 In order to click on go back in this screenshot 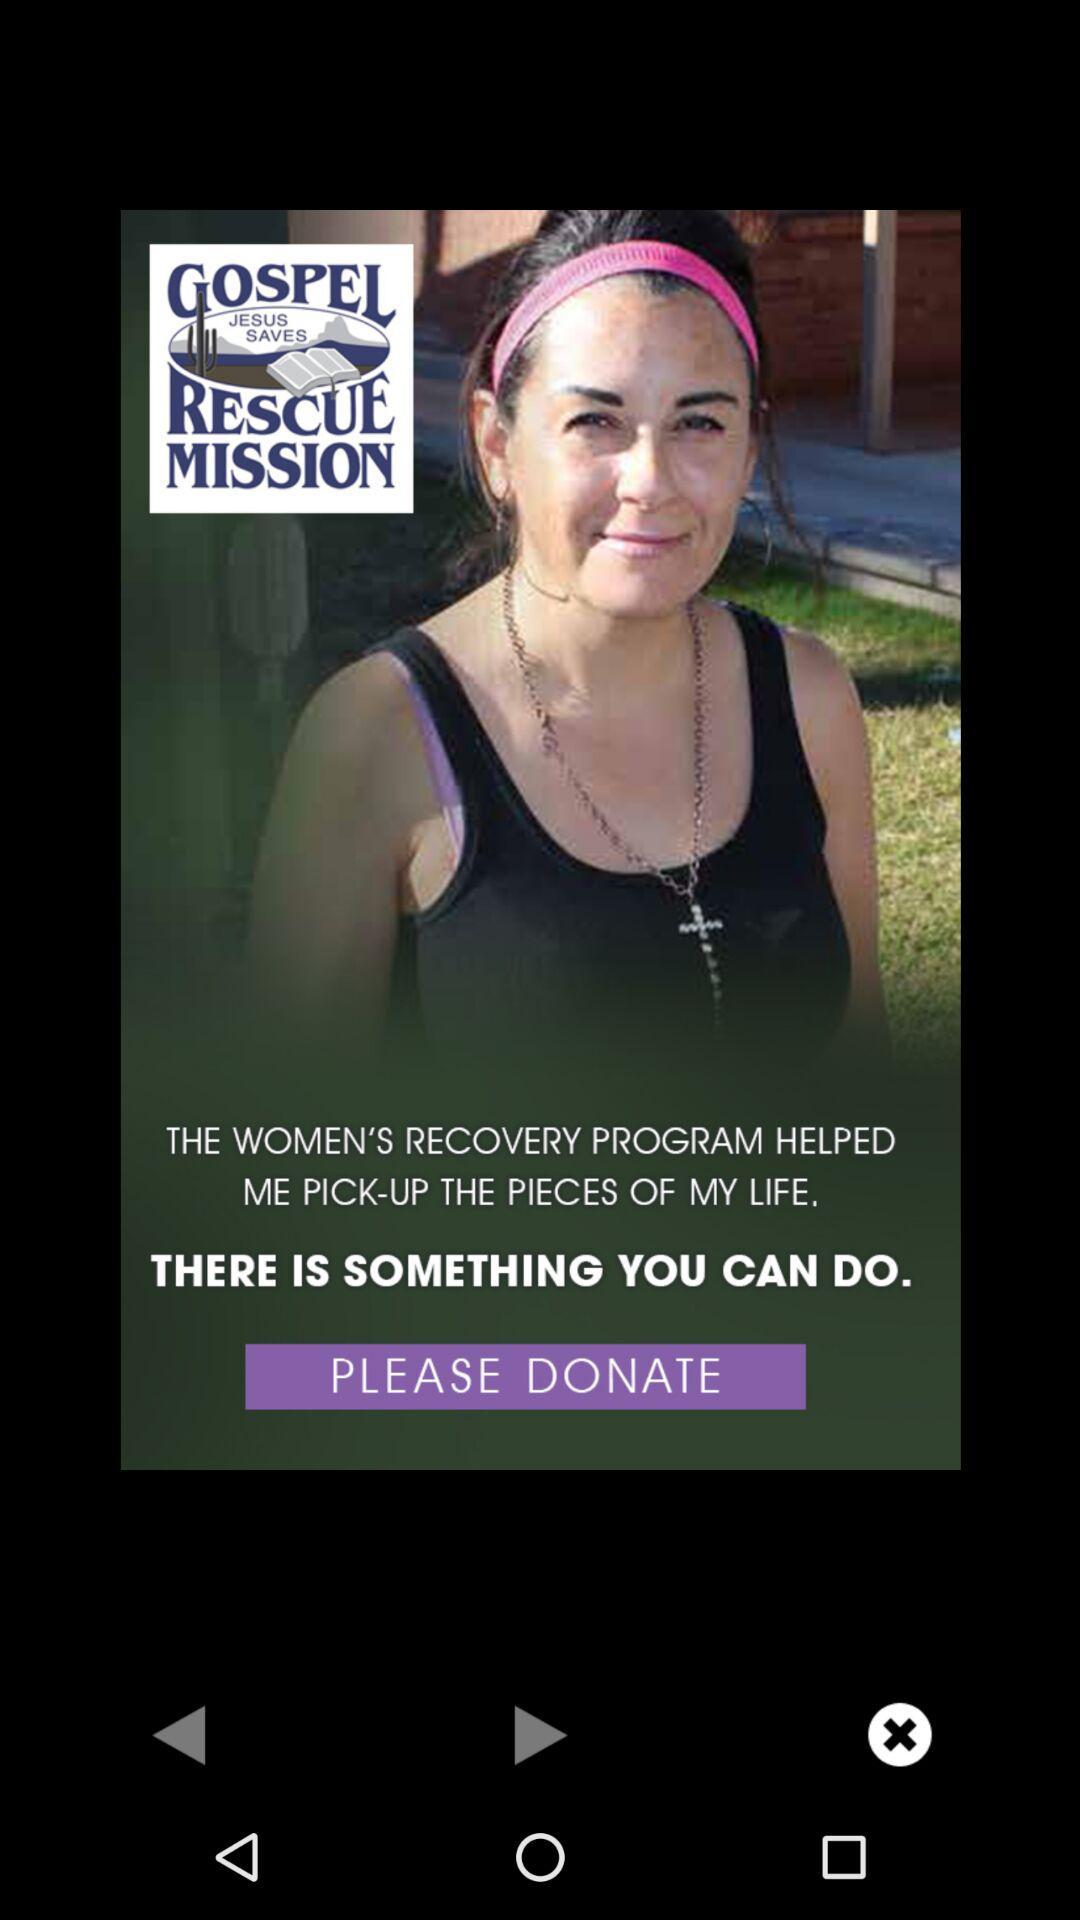, I will do `click(180, 1733)`.